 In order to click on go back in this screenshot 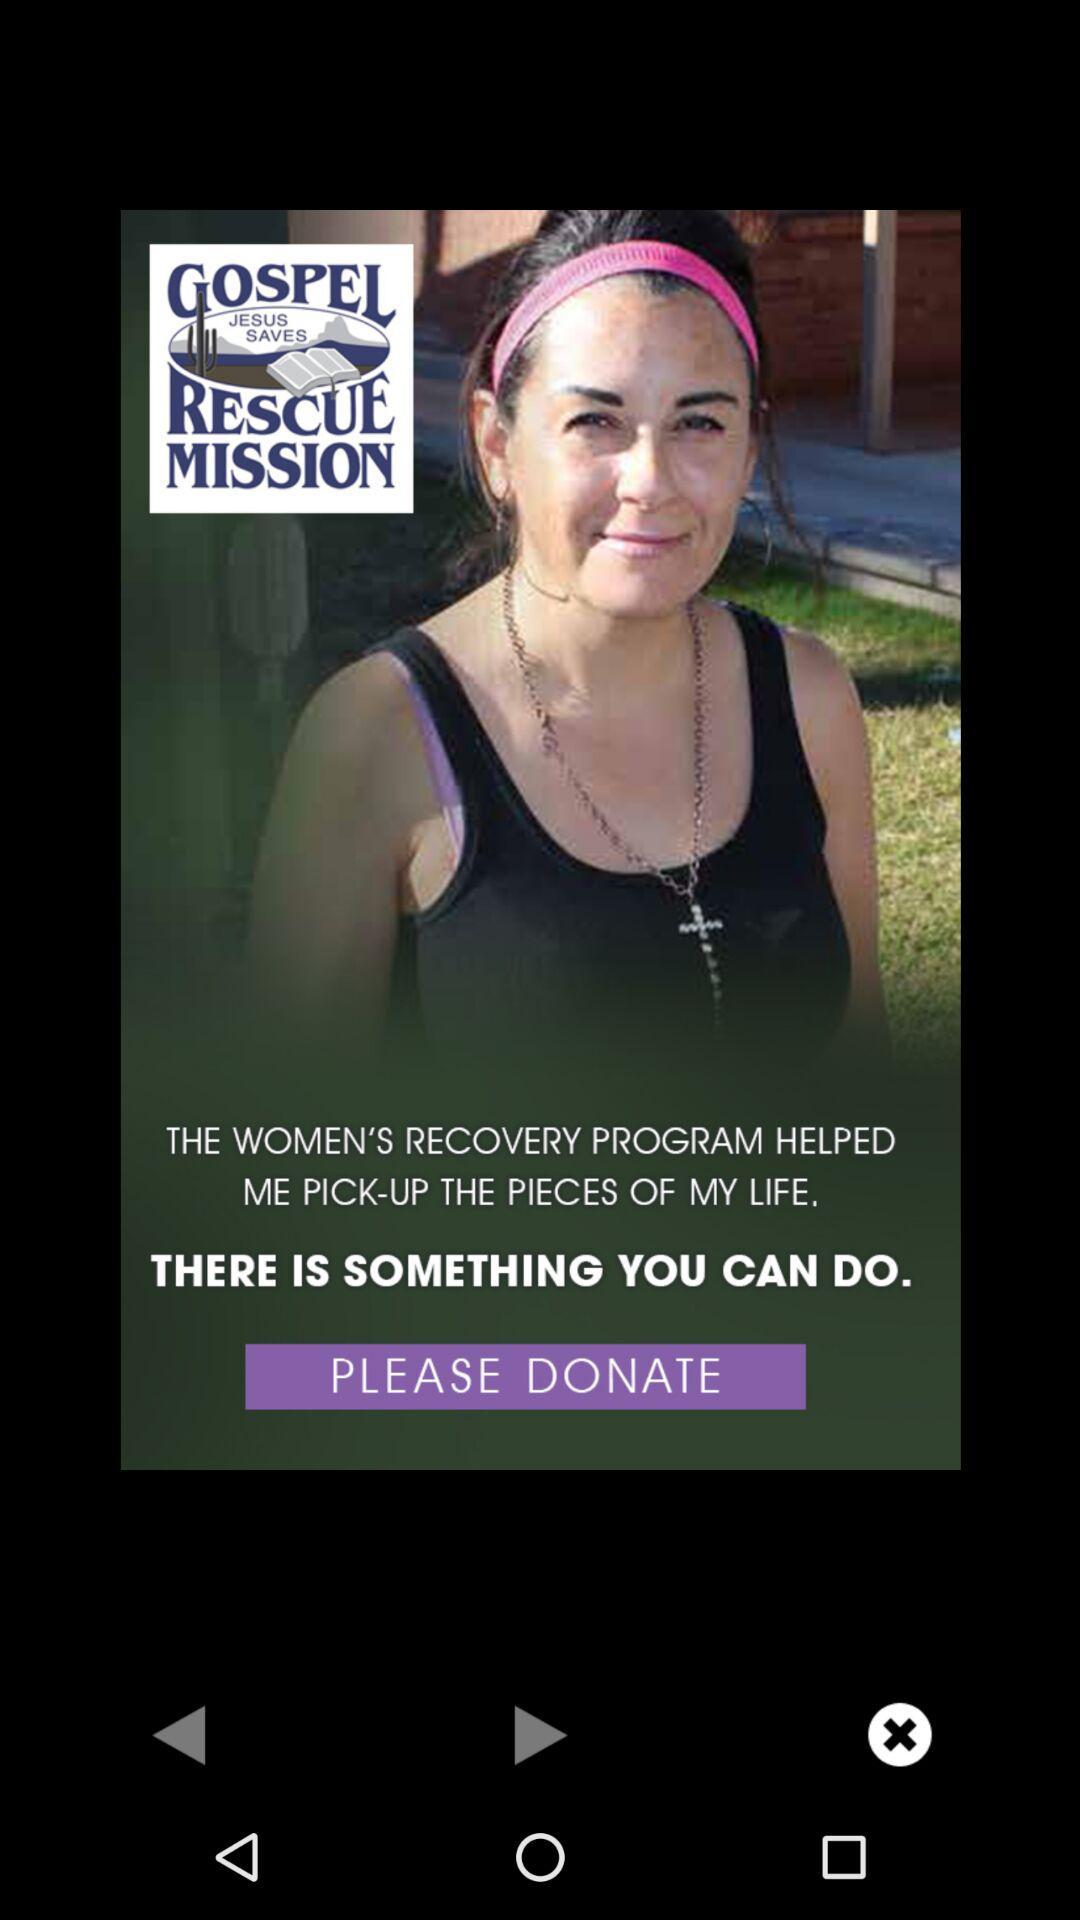, I will do `click(180, 1733)`.